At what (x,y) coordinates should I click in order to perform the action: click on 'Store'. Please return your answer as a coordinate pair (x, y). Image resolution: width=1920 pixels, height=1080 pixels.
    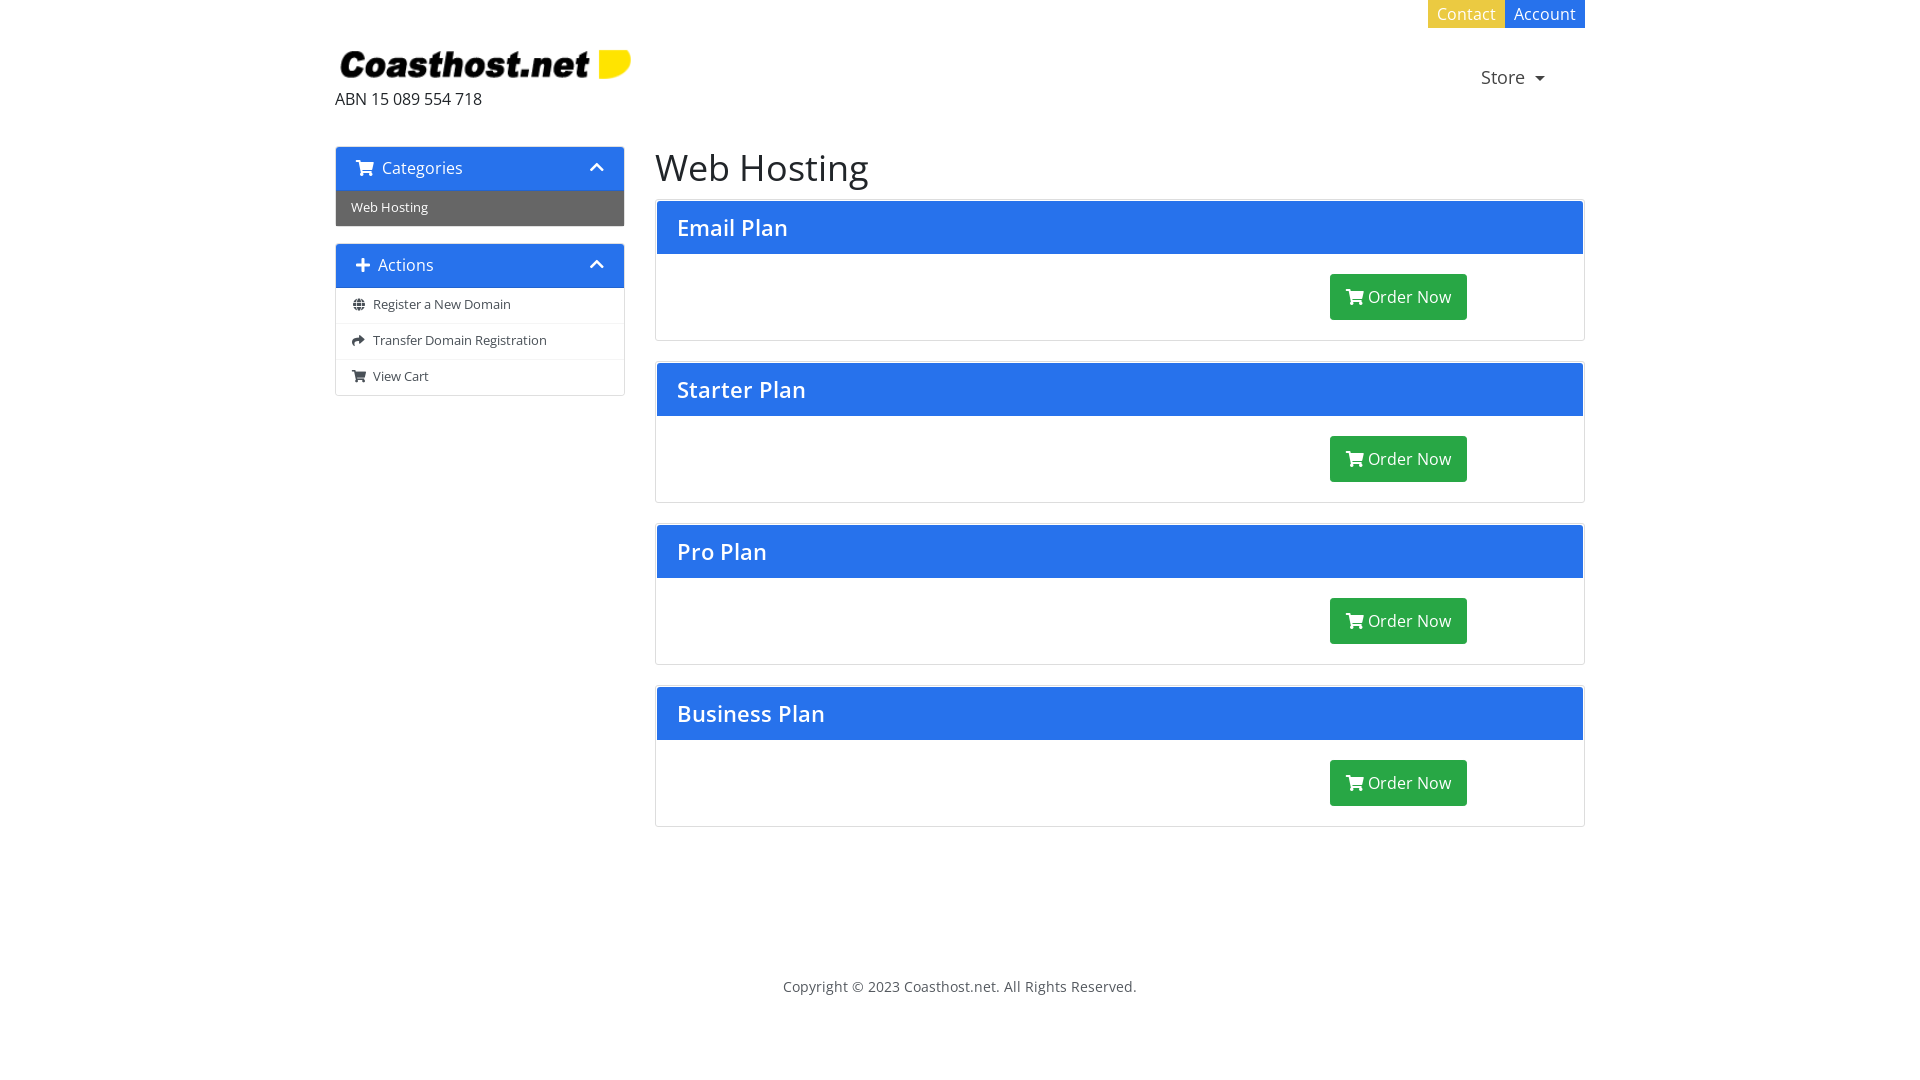
    Looking at the image, I should click on (1517, 76).